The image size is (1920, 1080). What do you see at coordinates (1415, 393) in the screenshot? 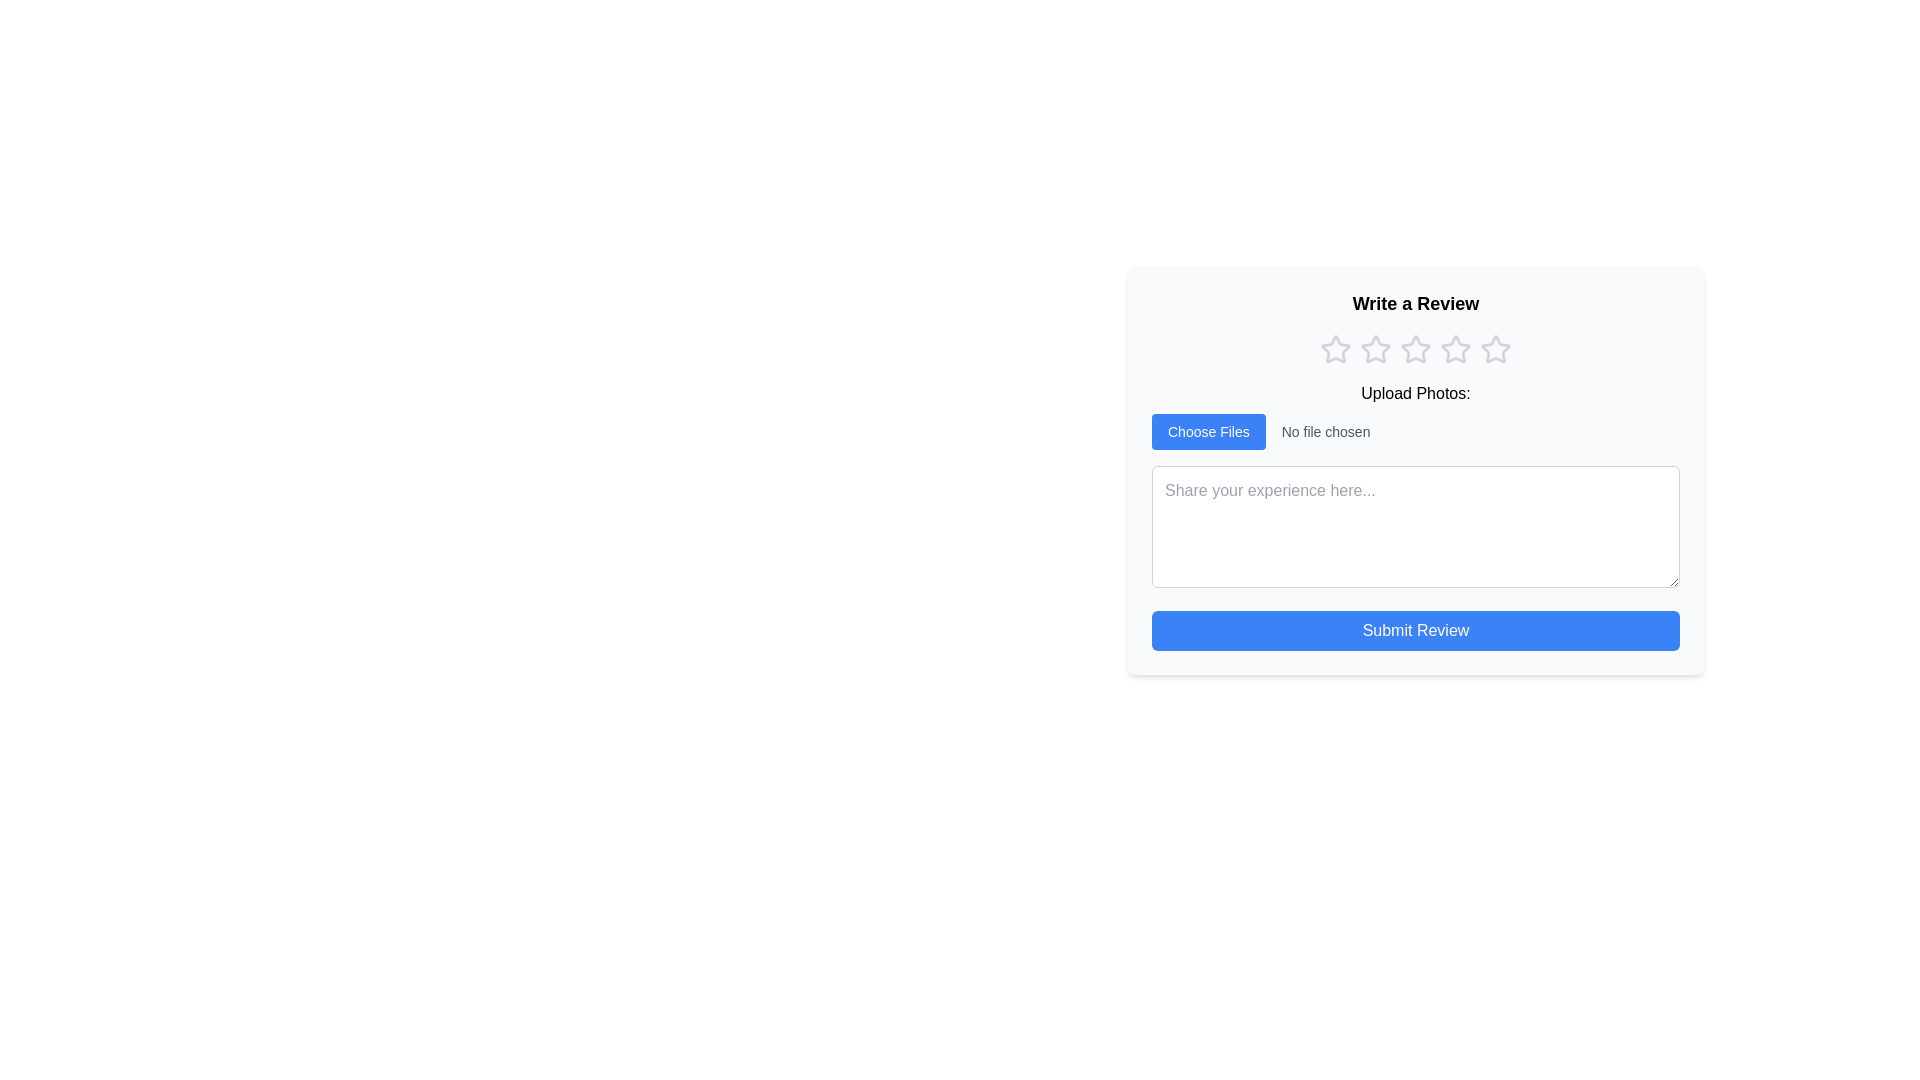
I see `the Static Text Label that reads 'Upload Photos:', which is styled with centered alignment and located below the star icons and above the file upload interface` at bounding box center [1415, 393].